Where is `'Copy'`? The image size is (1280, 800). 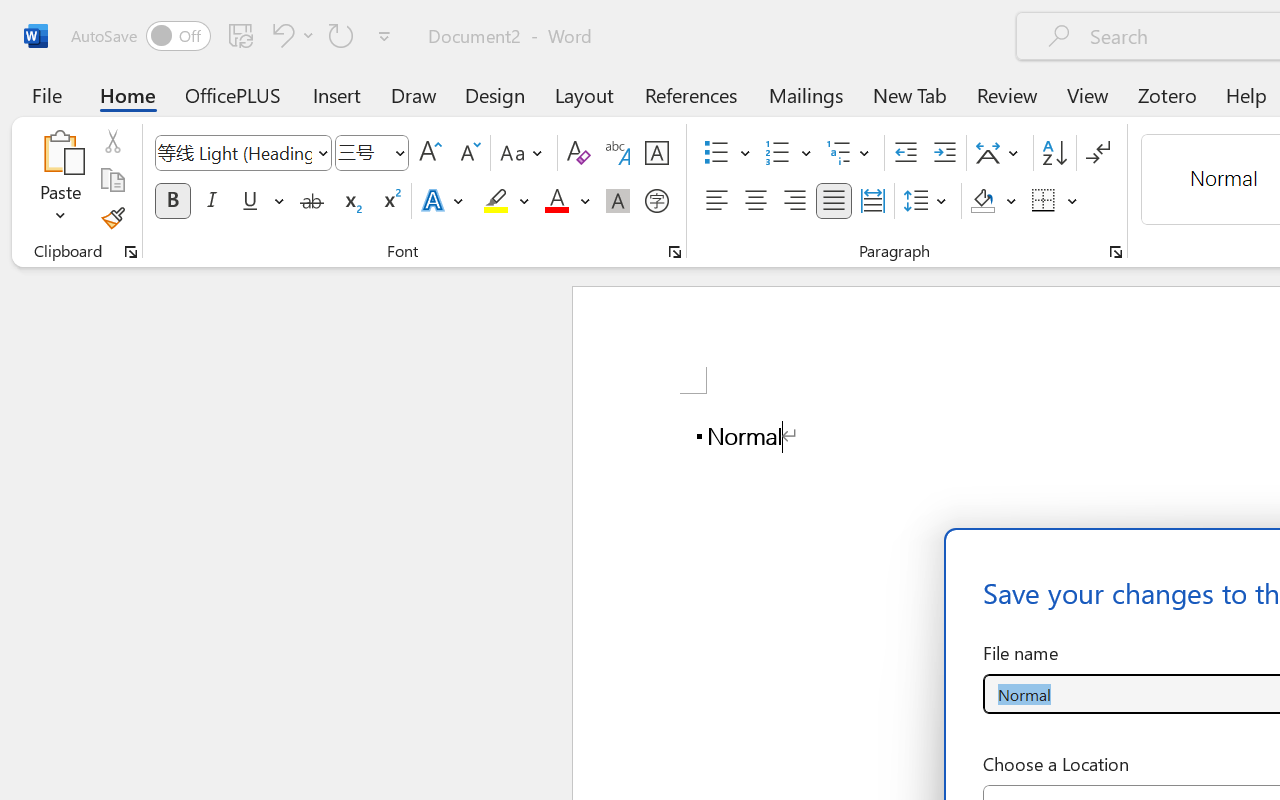
'Copy' is located at coordinates (111, 179).